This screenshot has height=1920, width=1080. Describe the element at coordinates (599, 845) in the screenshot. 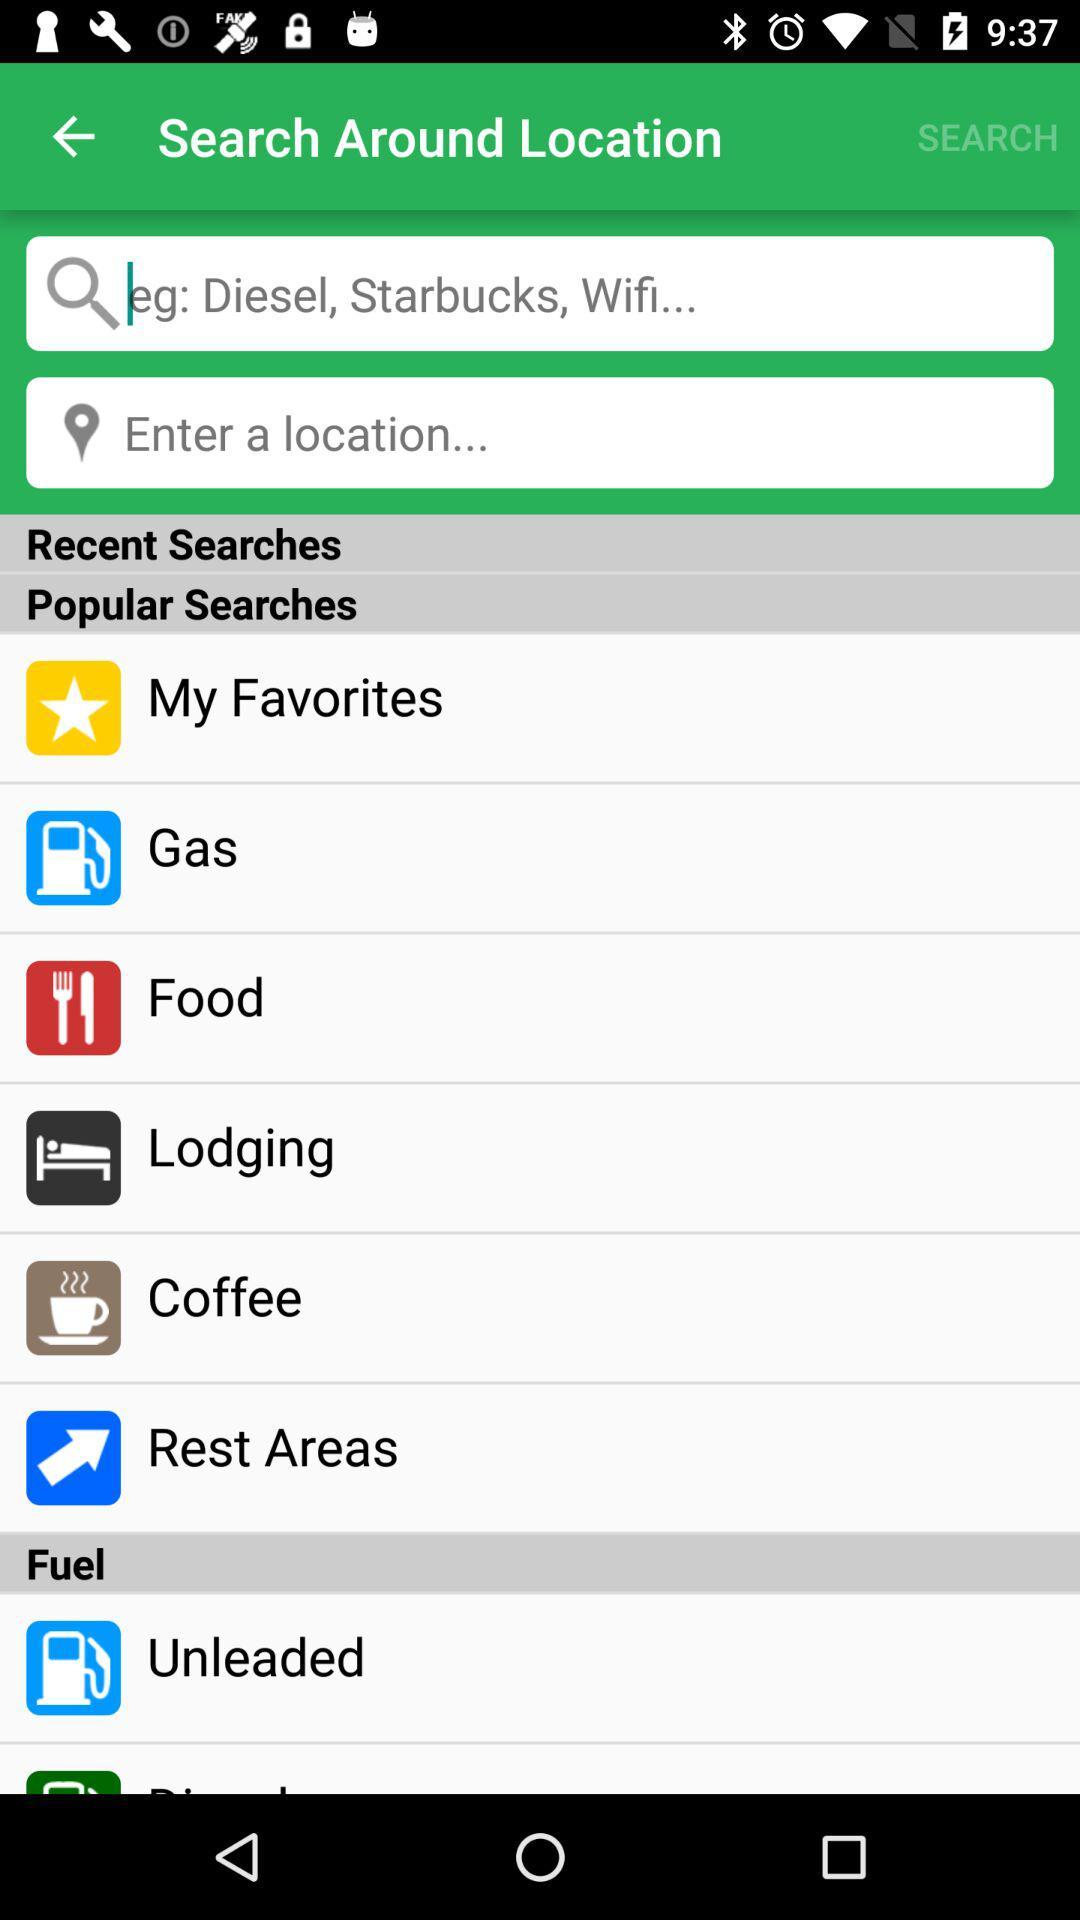

I see `icon above the food icon` at that location.